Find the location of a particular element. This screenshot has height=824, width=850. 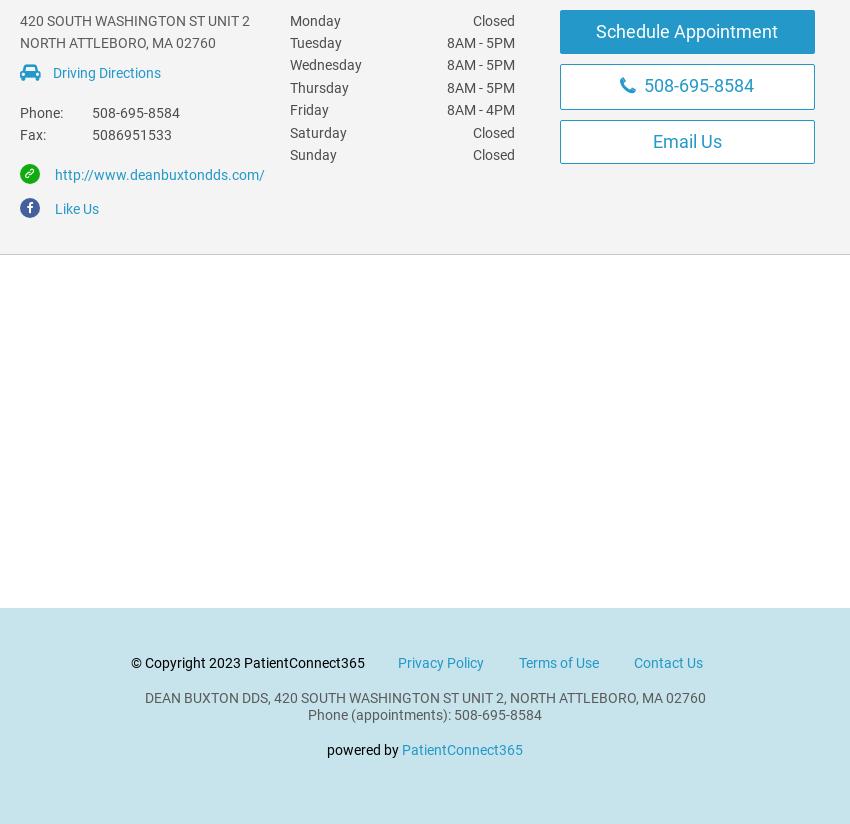

'8AM - 4PM' is located at coordinates (444, 110).